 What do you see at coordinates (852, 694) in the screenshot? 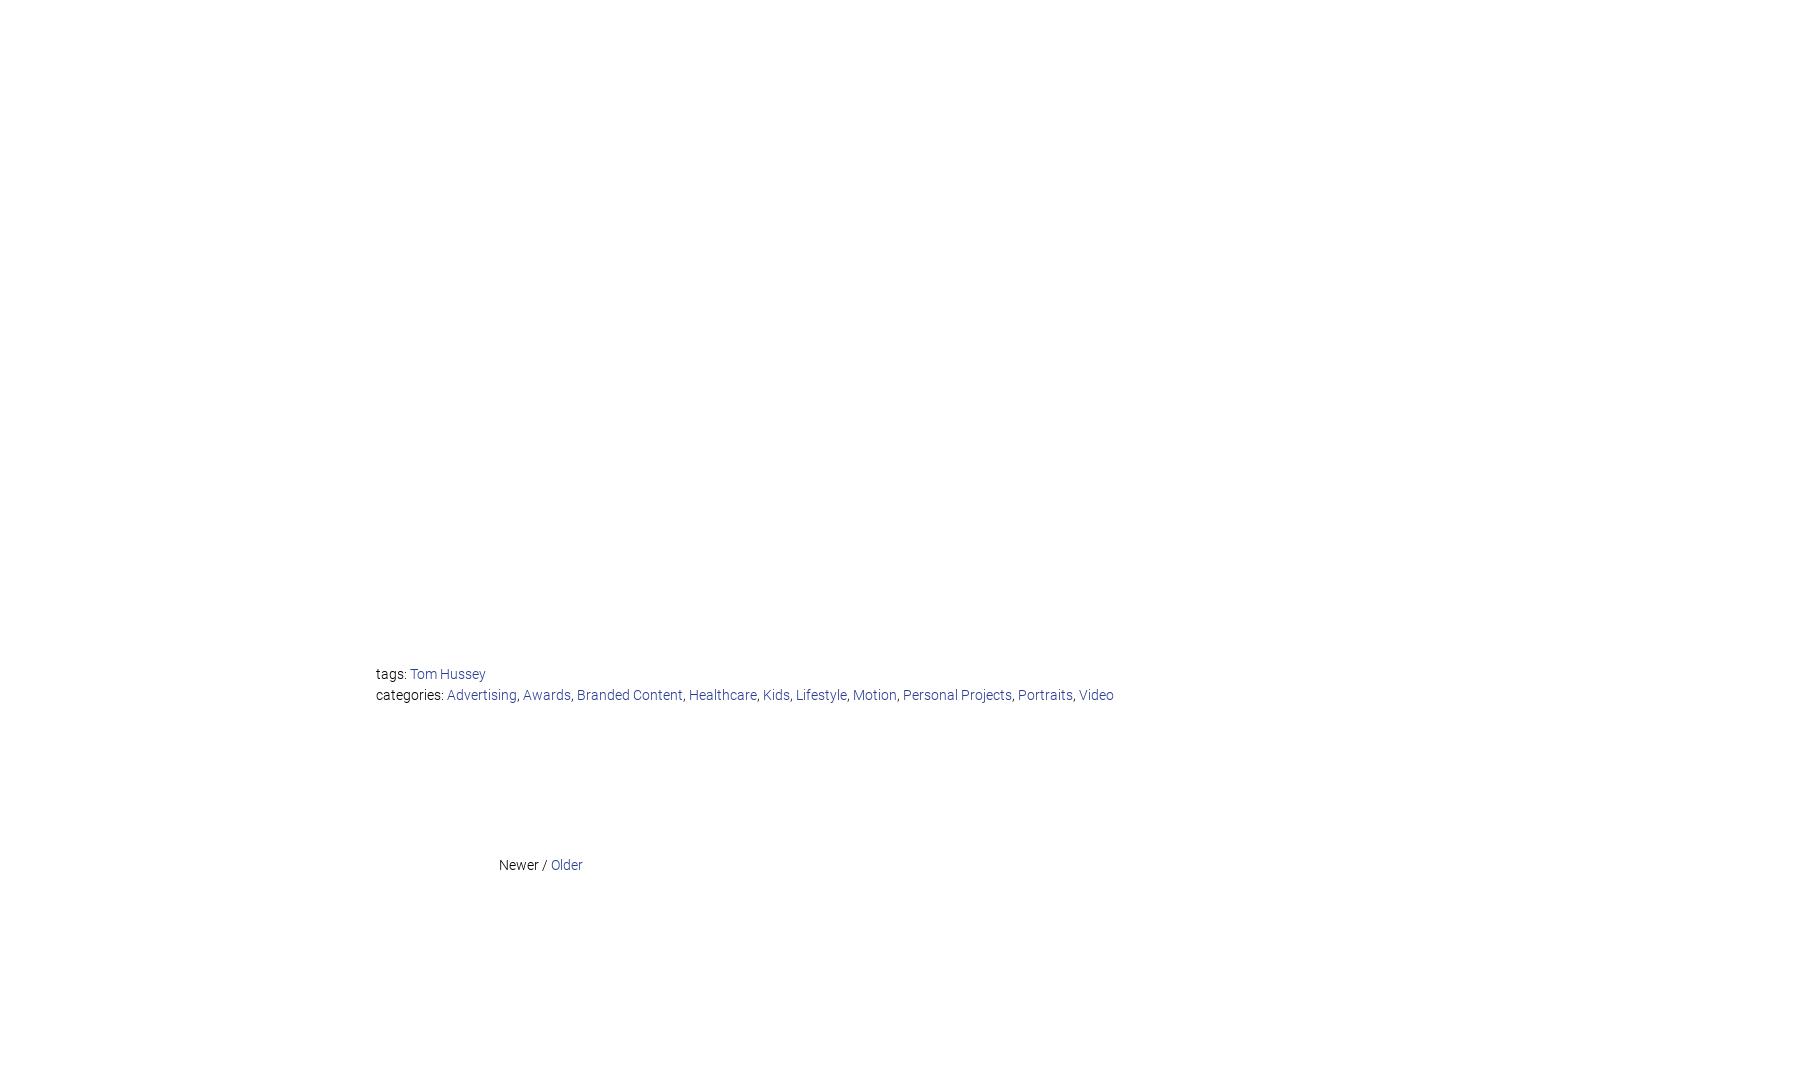
I see `'Motion'` at bounding box center [852, 694].